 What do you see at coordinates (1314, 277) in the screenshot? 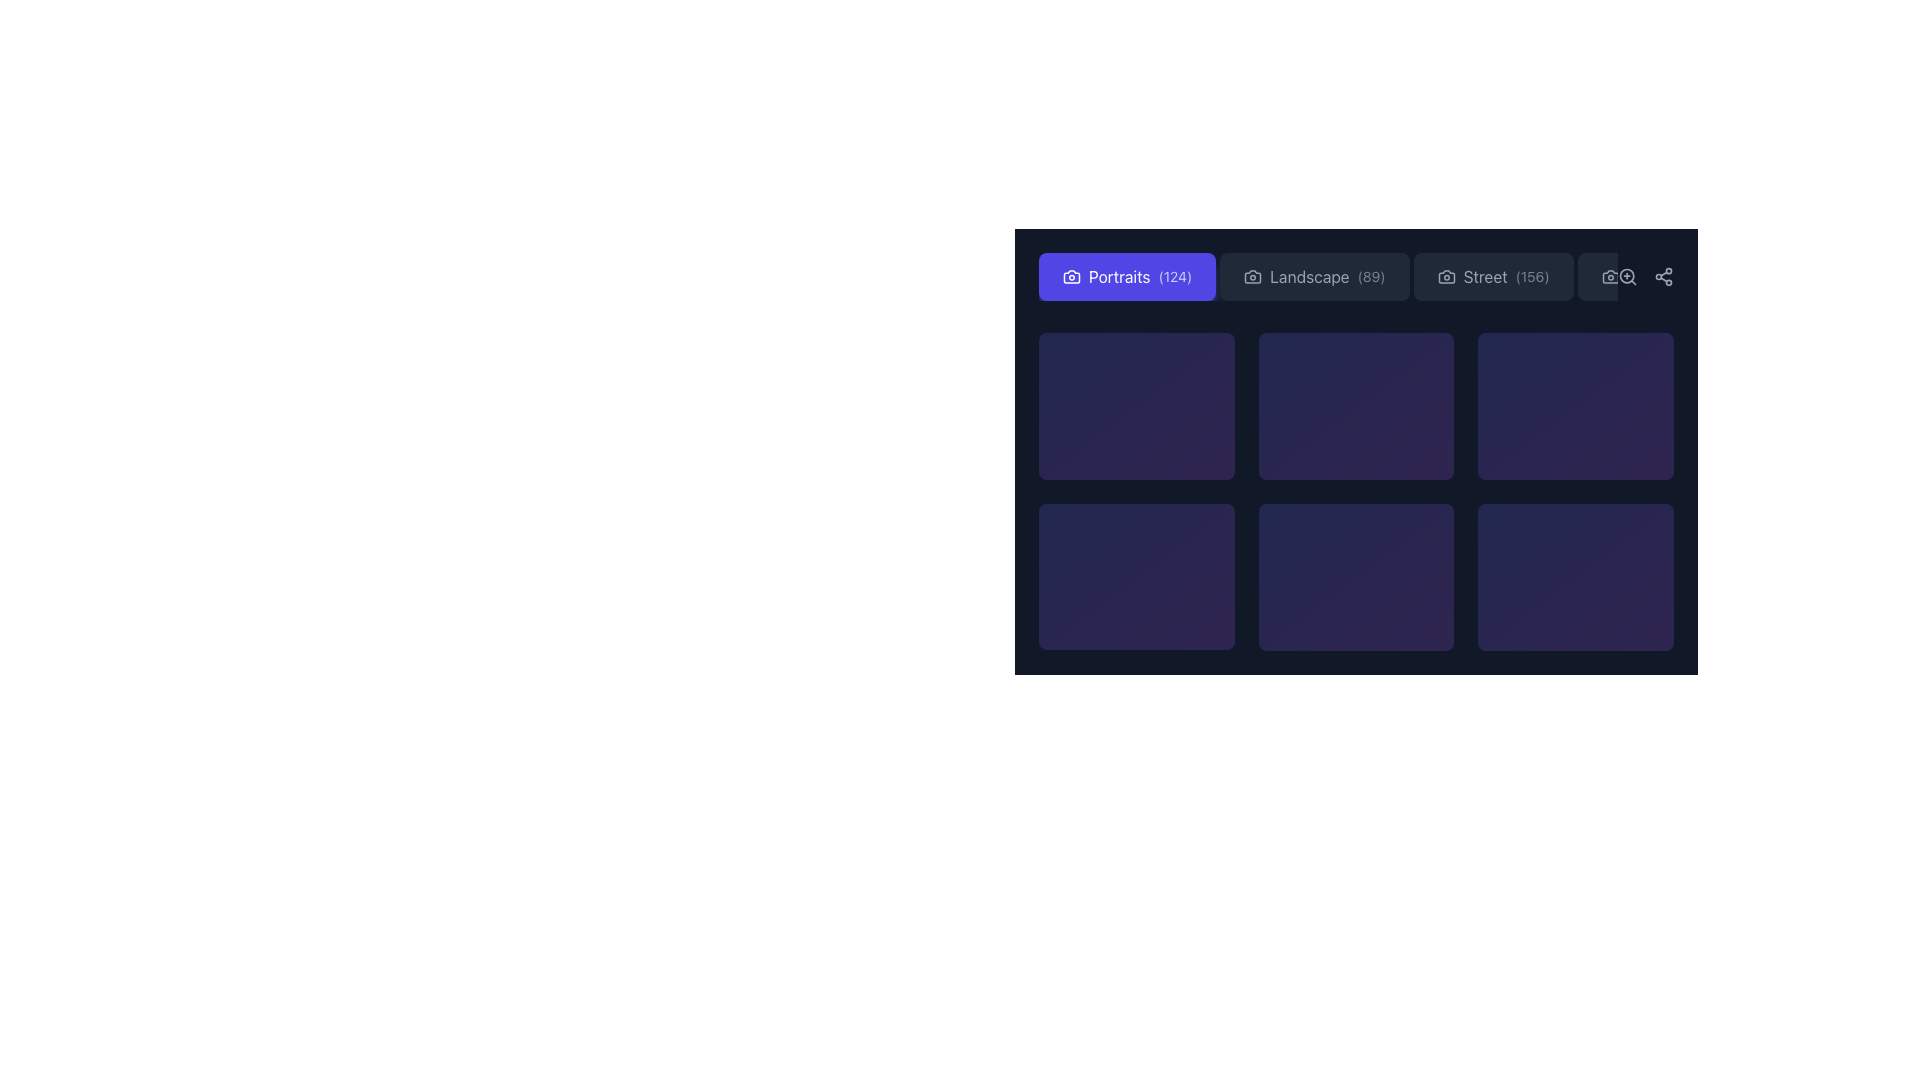
I see `the 'Landscape' button, which is the second button from the left in a horizontal group of buttons` at bounding box center [1314, 277].